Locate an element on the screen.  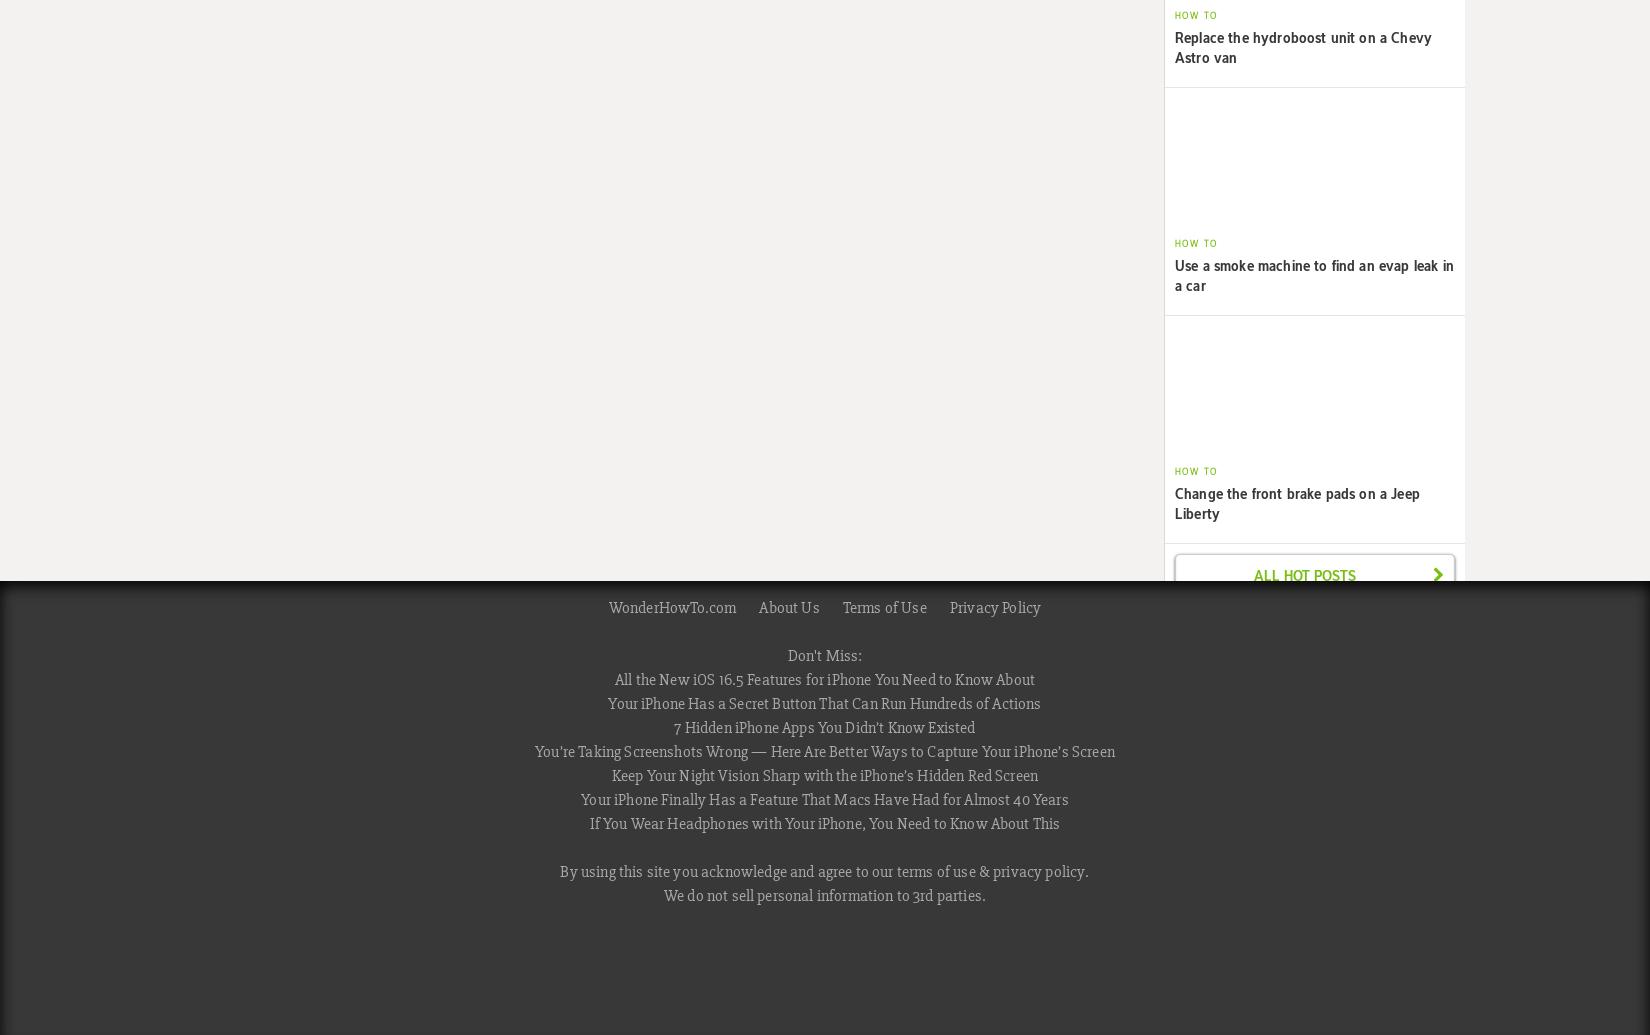
'Don't Miss:' is located at coordinates (823, 654).